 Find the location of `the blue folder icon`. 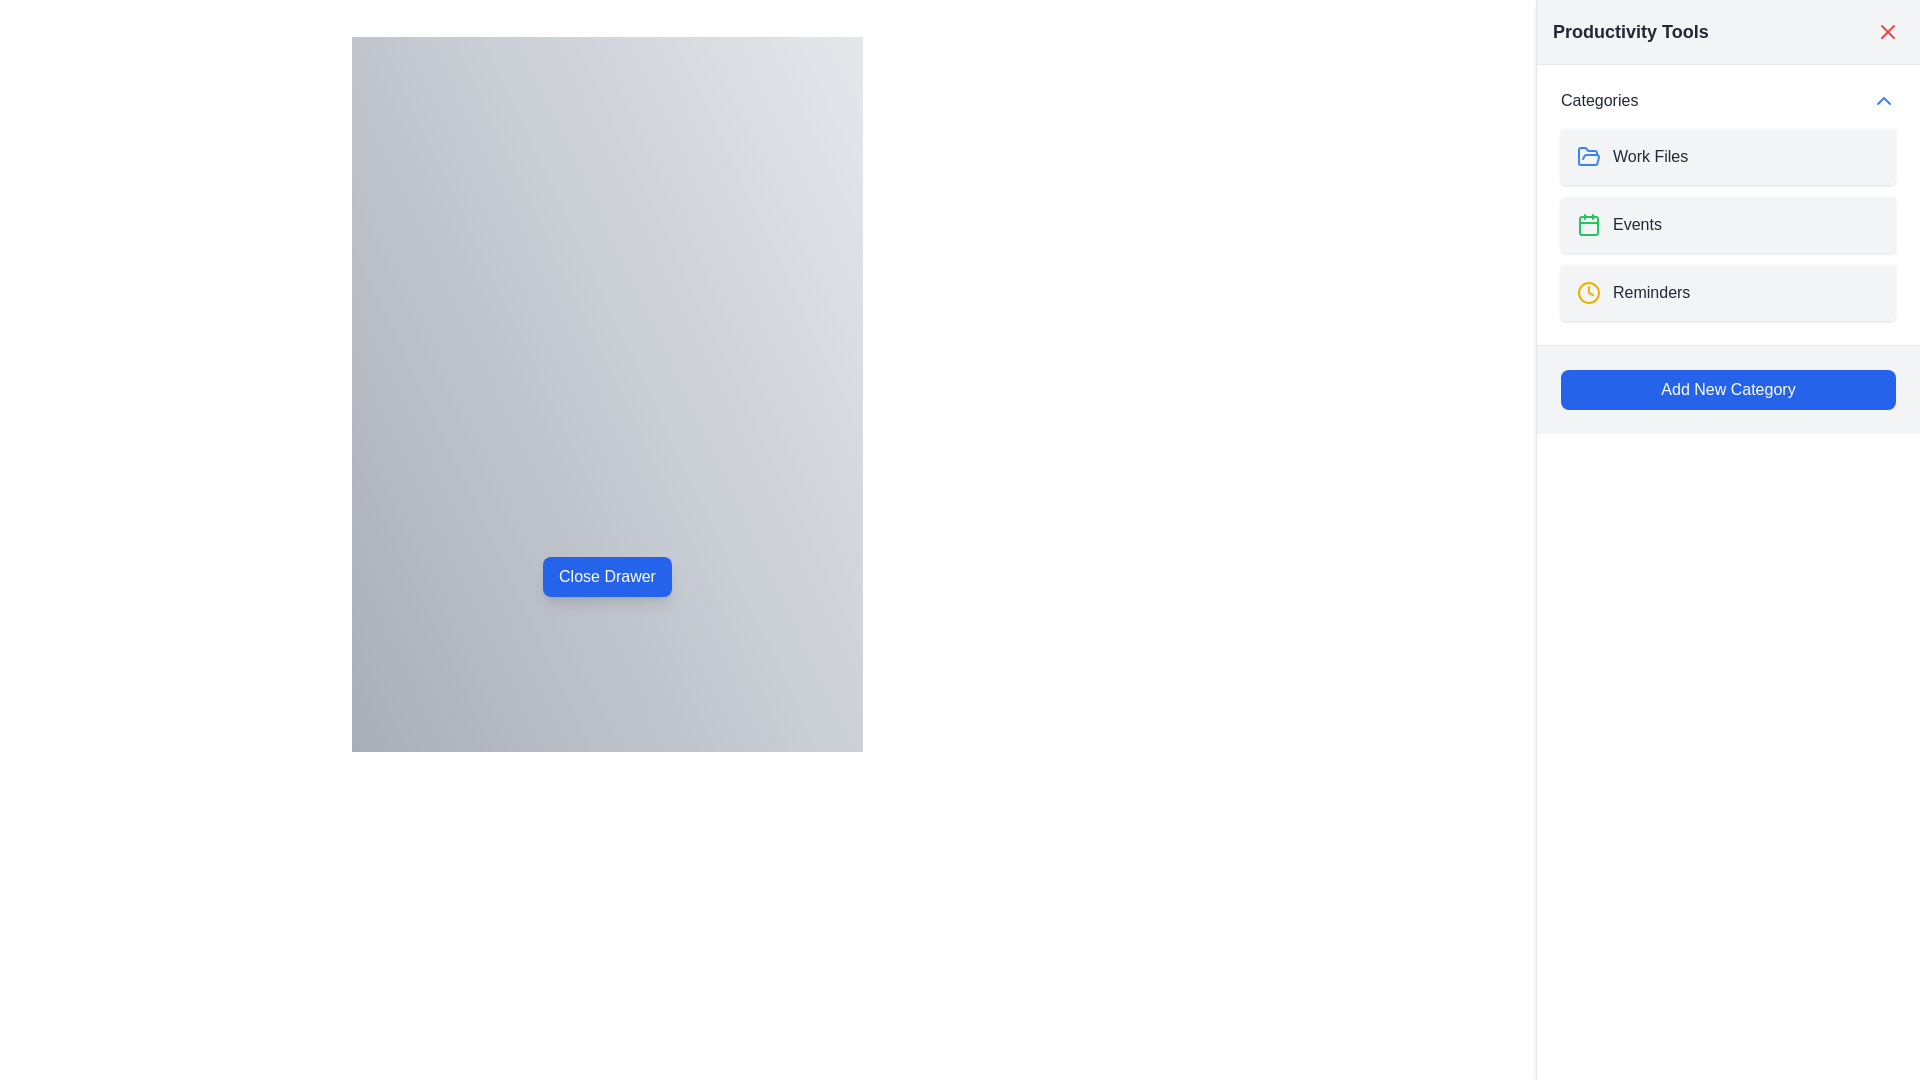

the blue folder icon is located at coordinates (1587, 156).